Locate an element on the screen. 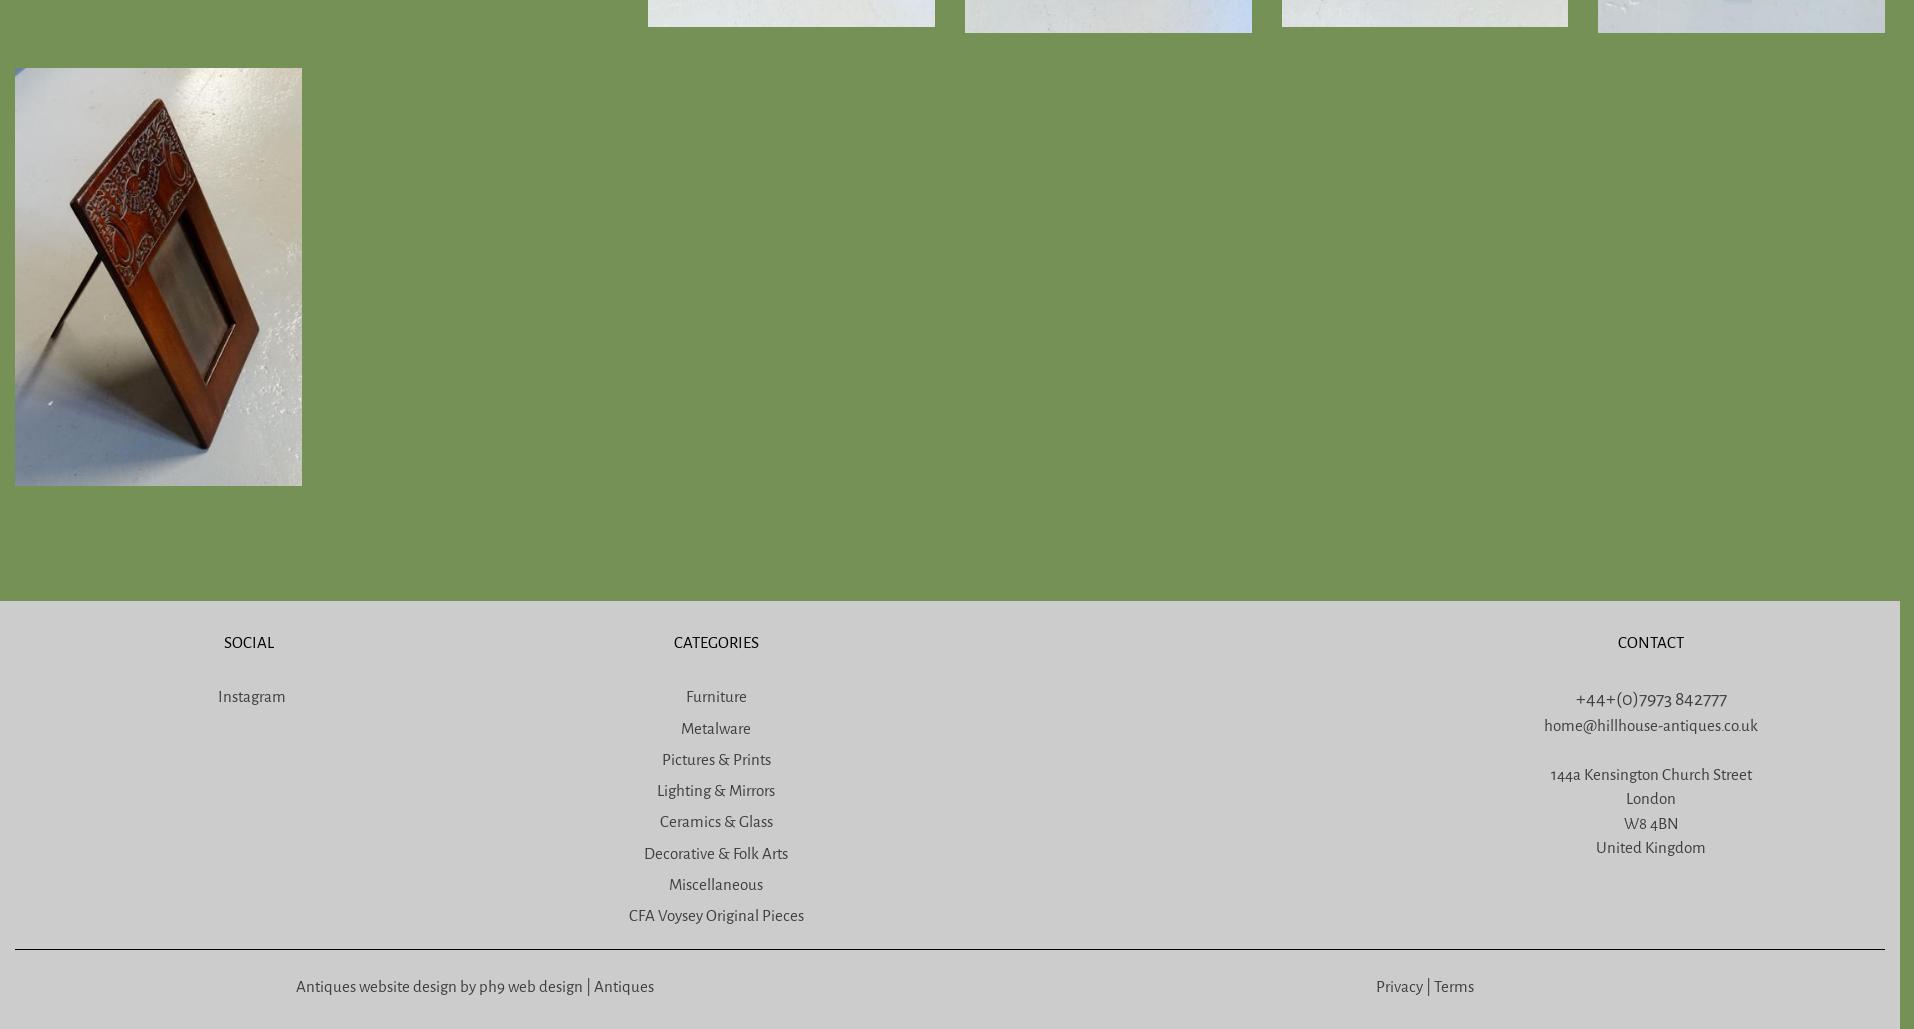 Image resolution: width=1914 pixels, height=1029 pixels. 'Antiques website design' is located at coordinates (376, 984).